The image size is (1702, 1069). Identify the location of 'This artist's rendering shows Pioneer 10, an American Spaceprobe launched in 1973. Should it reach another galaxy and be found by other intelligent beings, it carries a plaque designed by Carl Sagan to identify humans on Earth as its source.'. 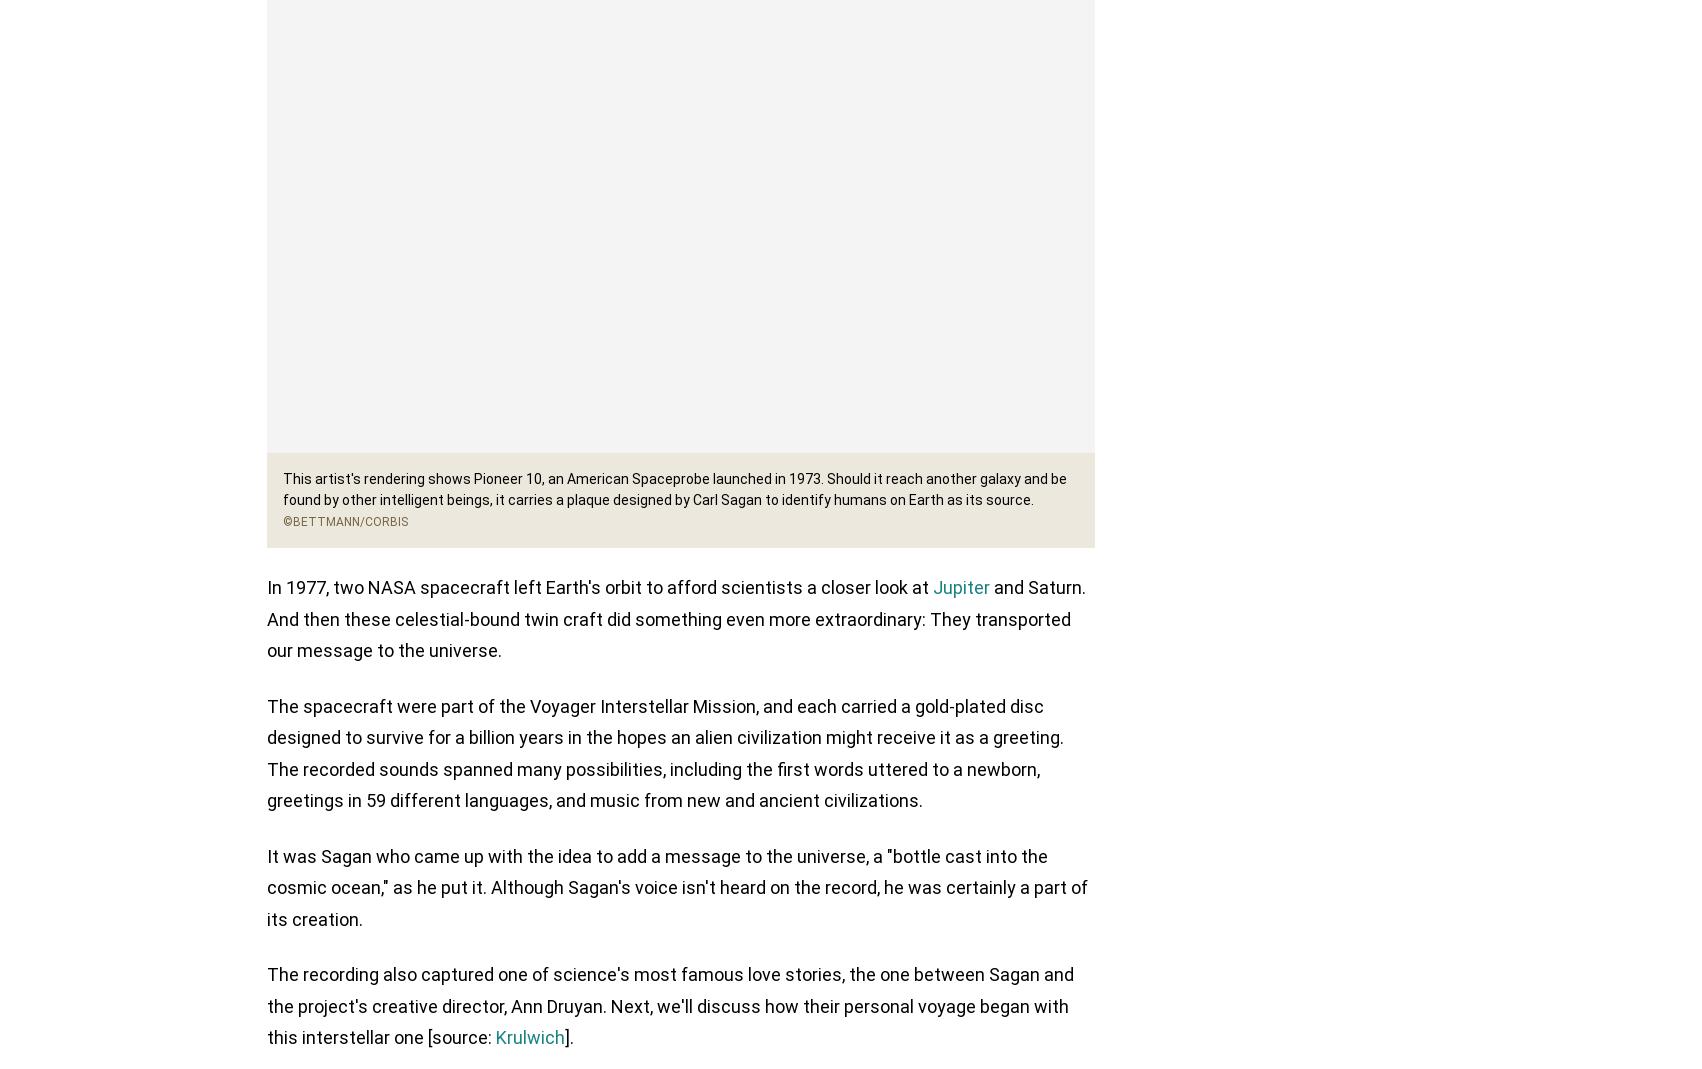
(282, 490).